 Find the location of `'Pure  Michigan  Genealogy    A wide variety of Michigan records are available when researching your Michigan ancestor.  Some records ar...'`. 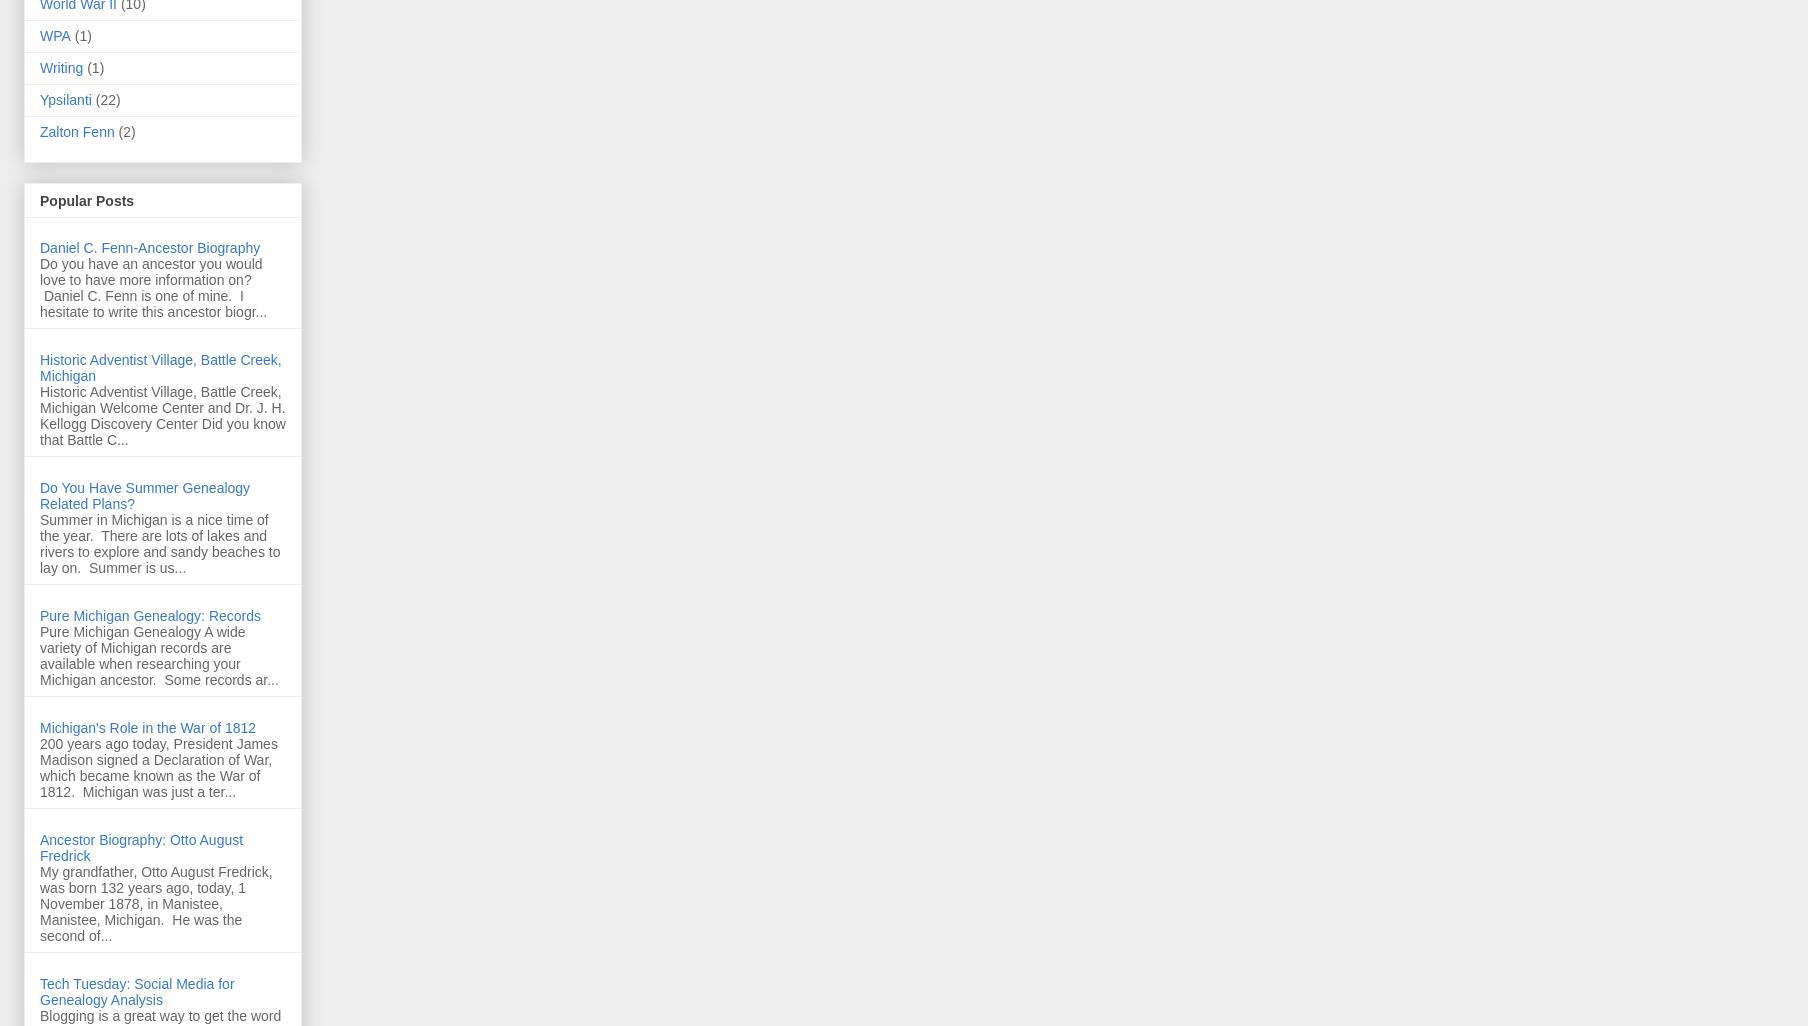

'Pure  Michigan  Genealogy    A wide variety of Michigan records are available when researching your Michigan ancestor.  Some records ar...' is located at coordinates (158, 654).